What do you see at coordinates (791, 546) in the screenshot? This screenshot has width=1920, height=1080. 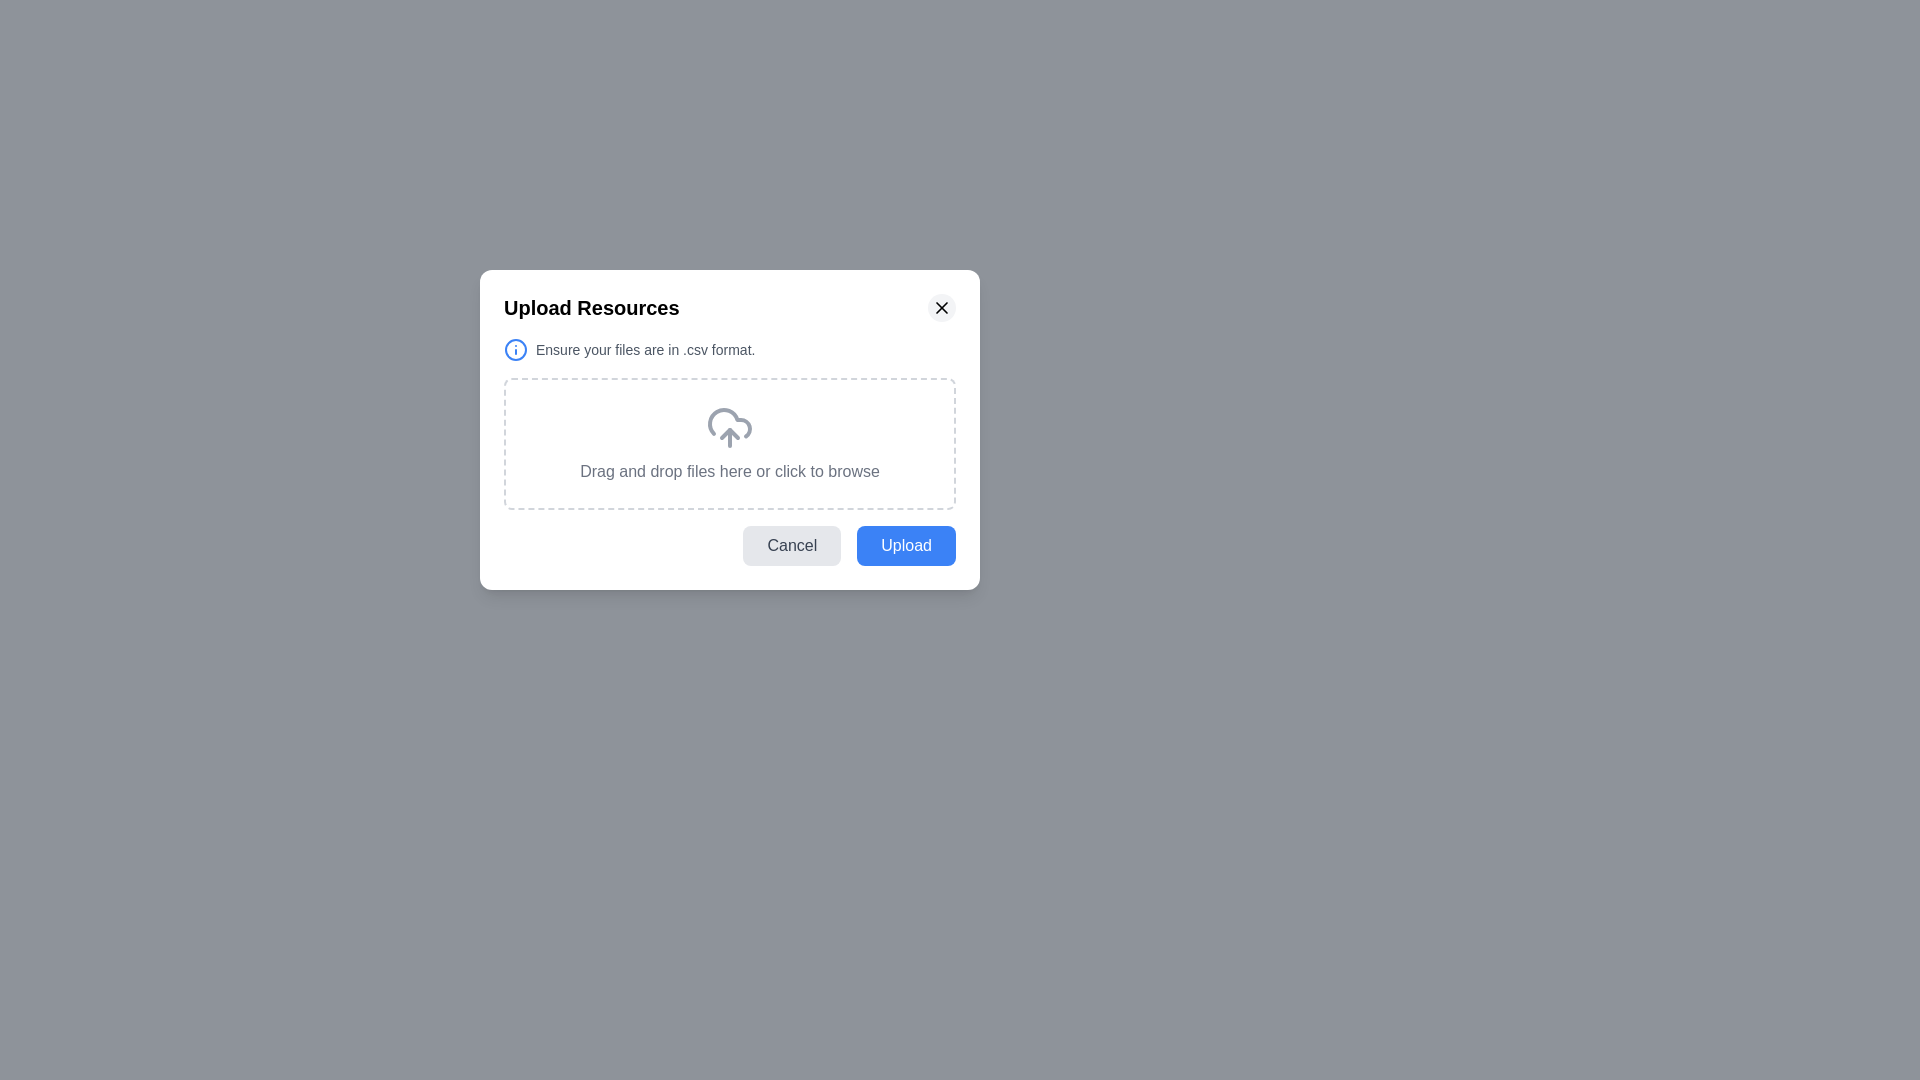 I see `the cancel button in the modal dialog to activate hover styling` at bounding box center [791, 546].